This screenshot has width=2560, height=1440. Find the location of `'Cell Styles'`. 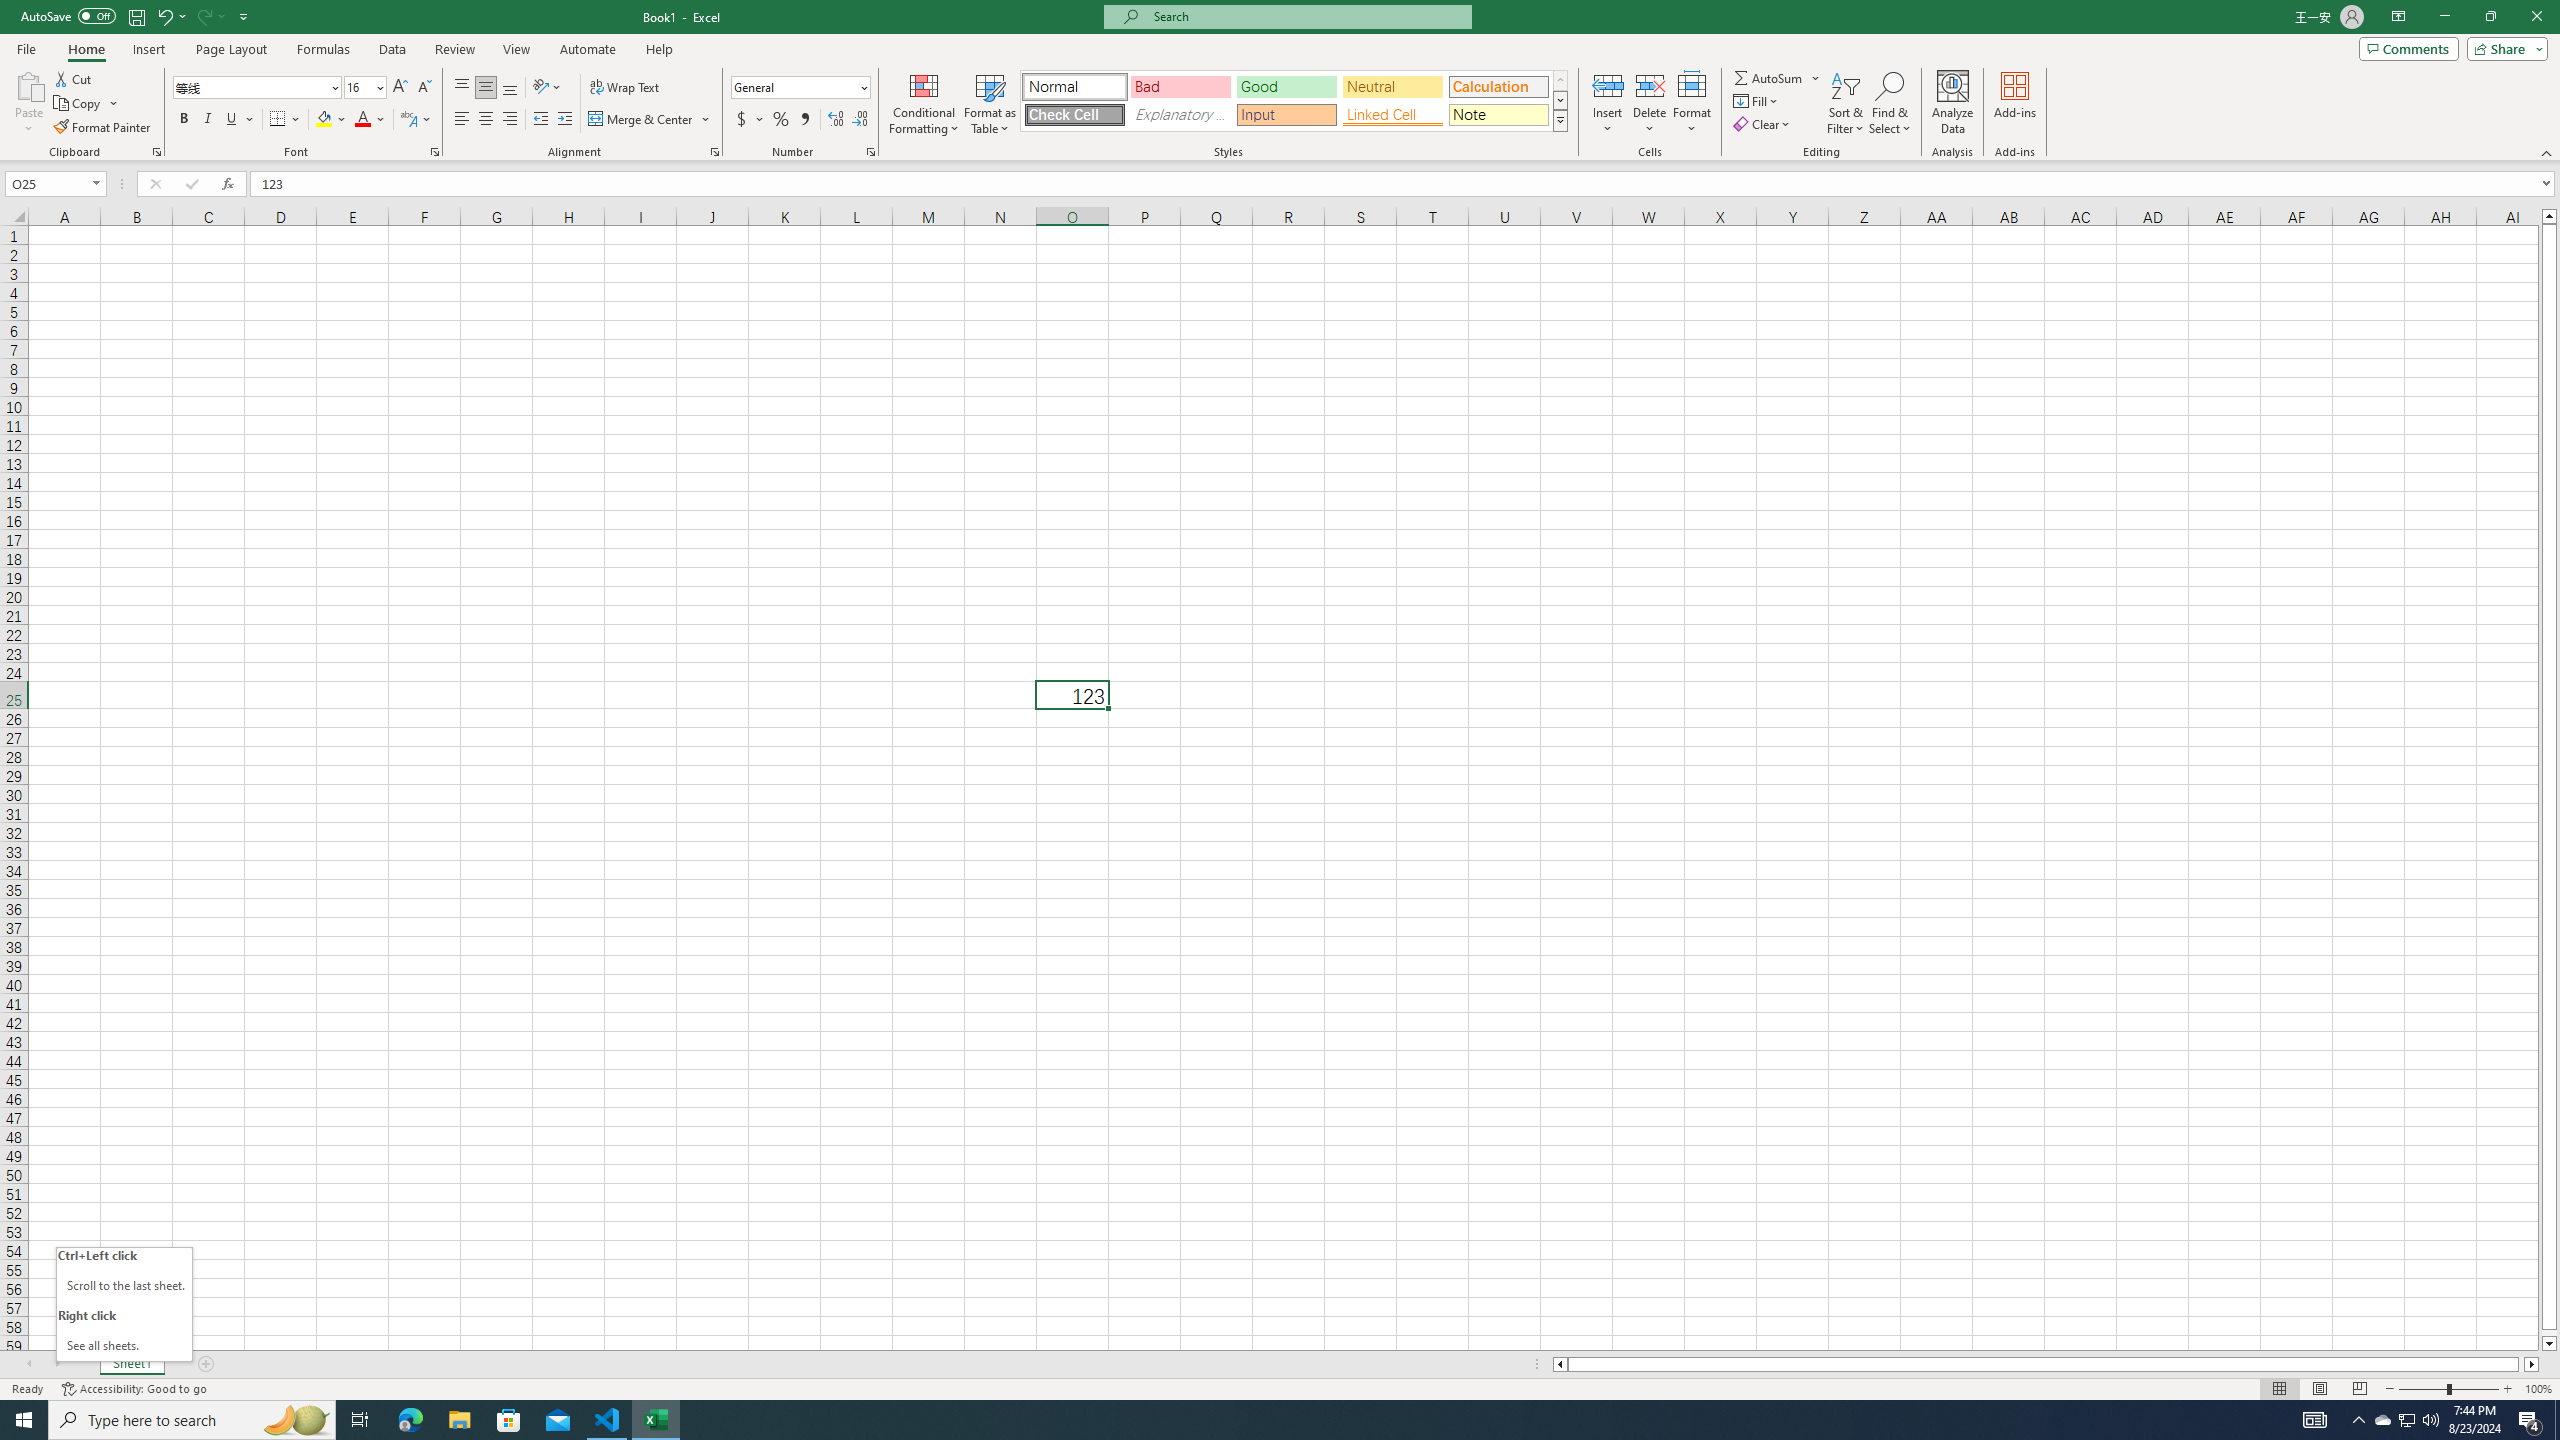

'Cell Styles' is located at coordinates (1560, 119).